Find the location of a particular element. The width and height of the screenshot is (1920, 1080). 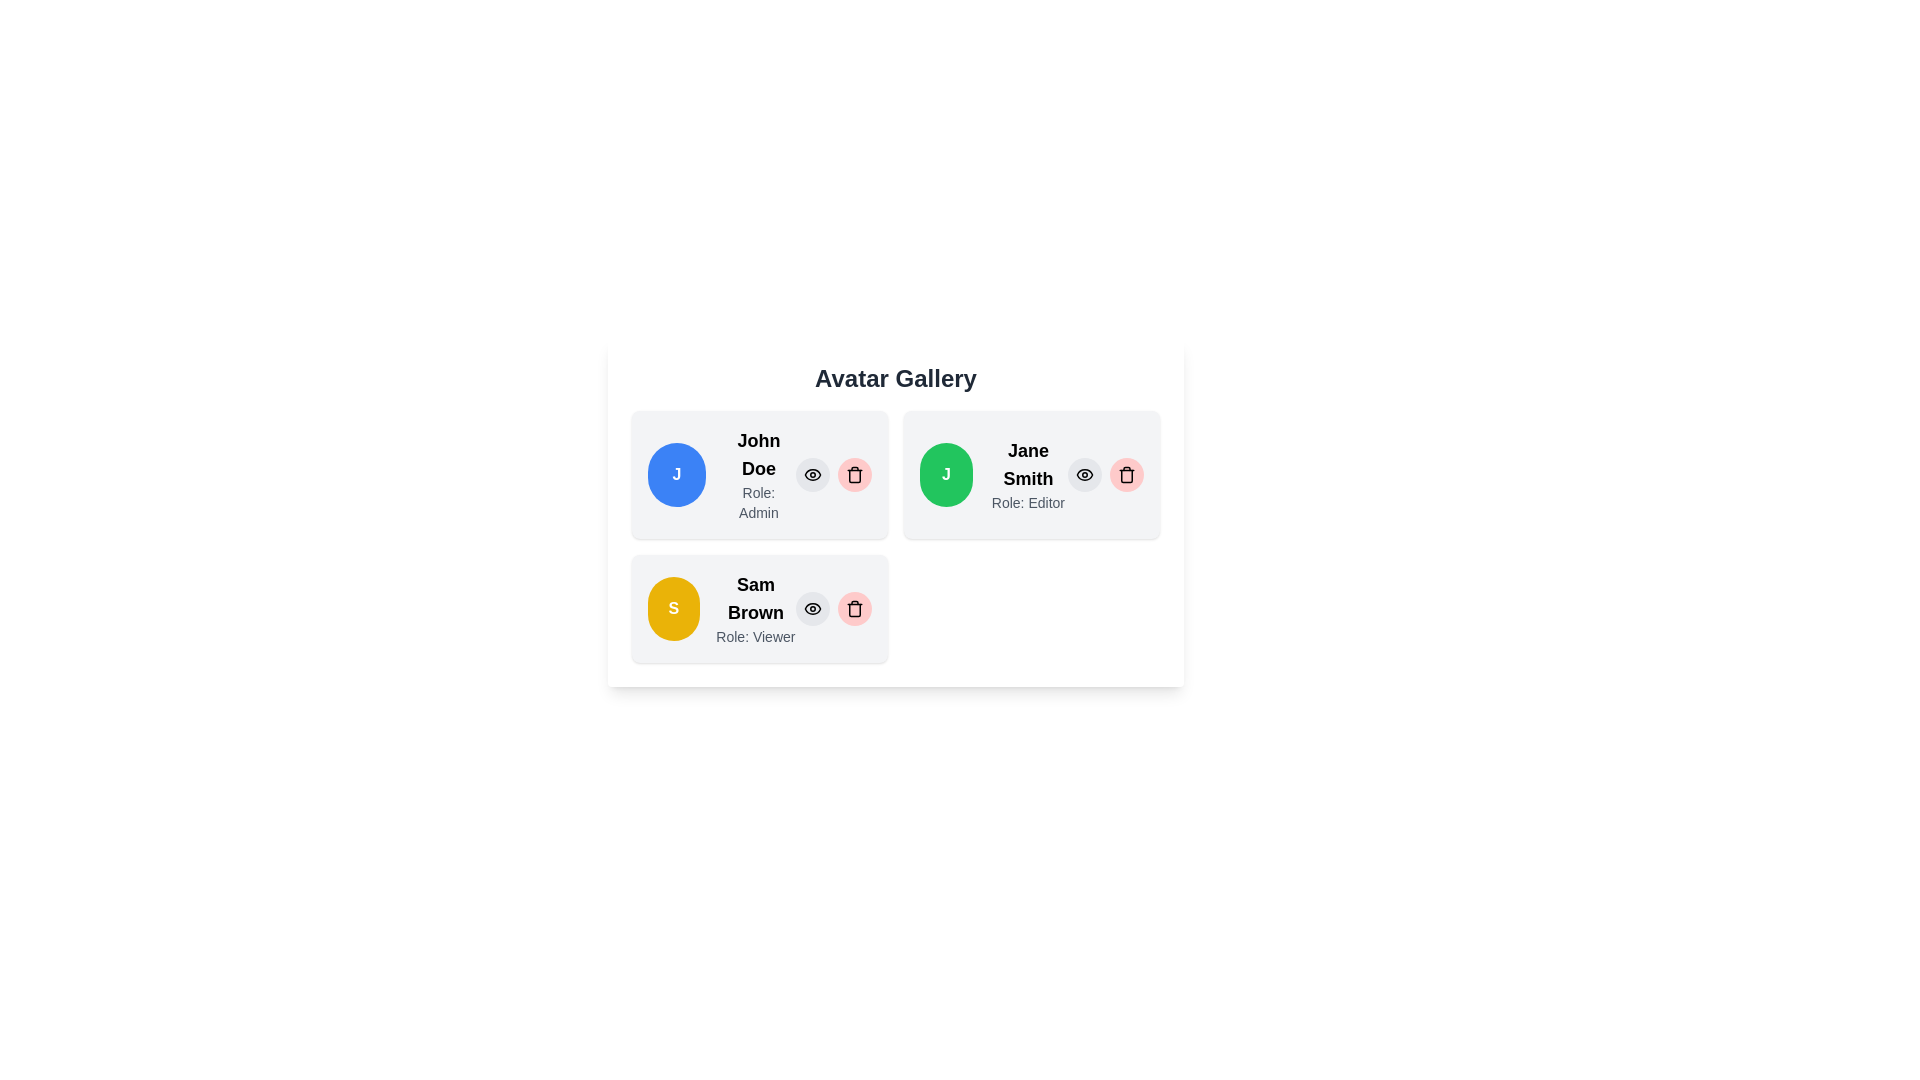

the Trash Icon Button, which is a trash can icon inside a circular red button, located at the bottom-right corner of the user card labeled 'Sam Brown' is located at coordinates (854, 608).